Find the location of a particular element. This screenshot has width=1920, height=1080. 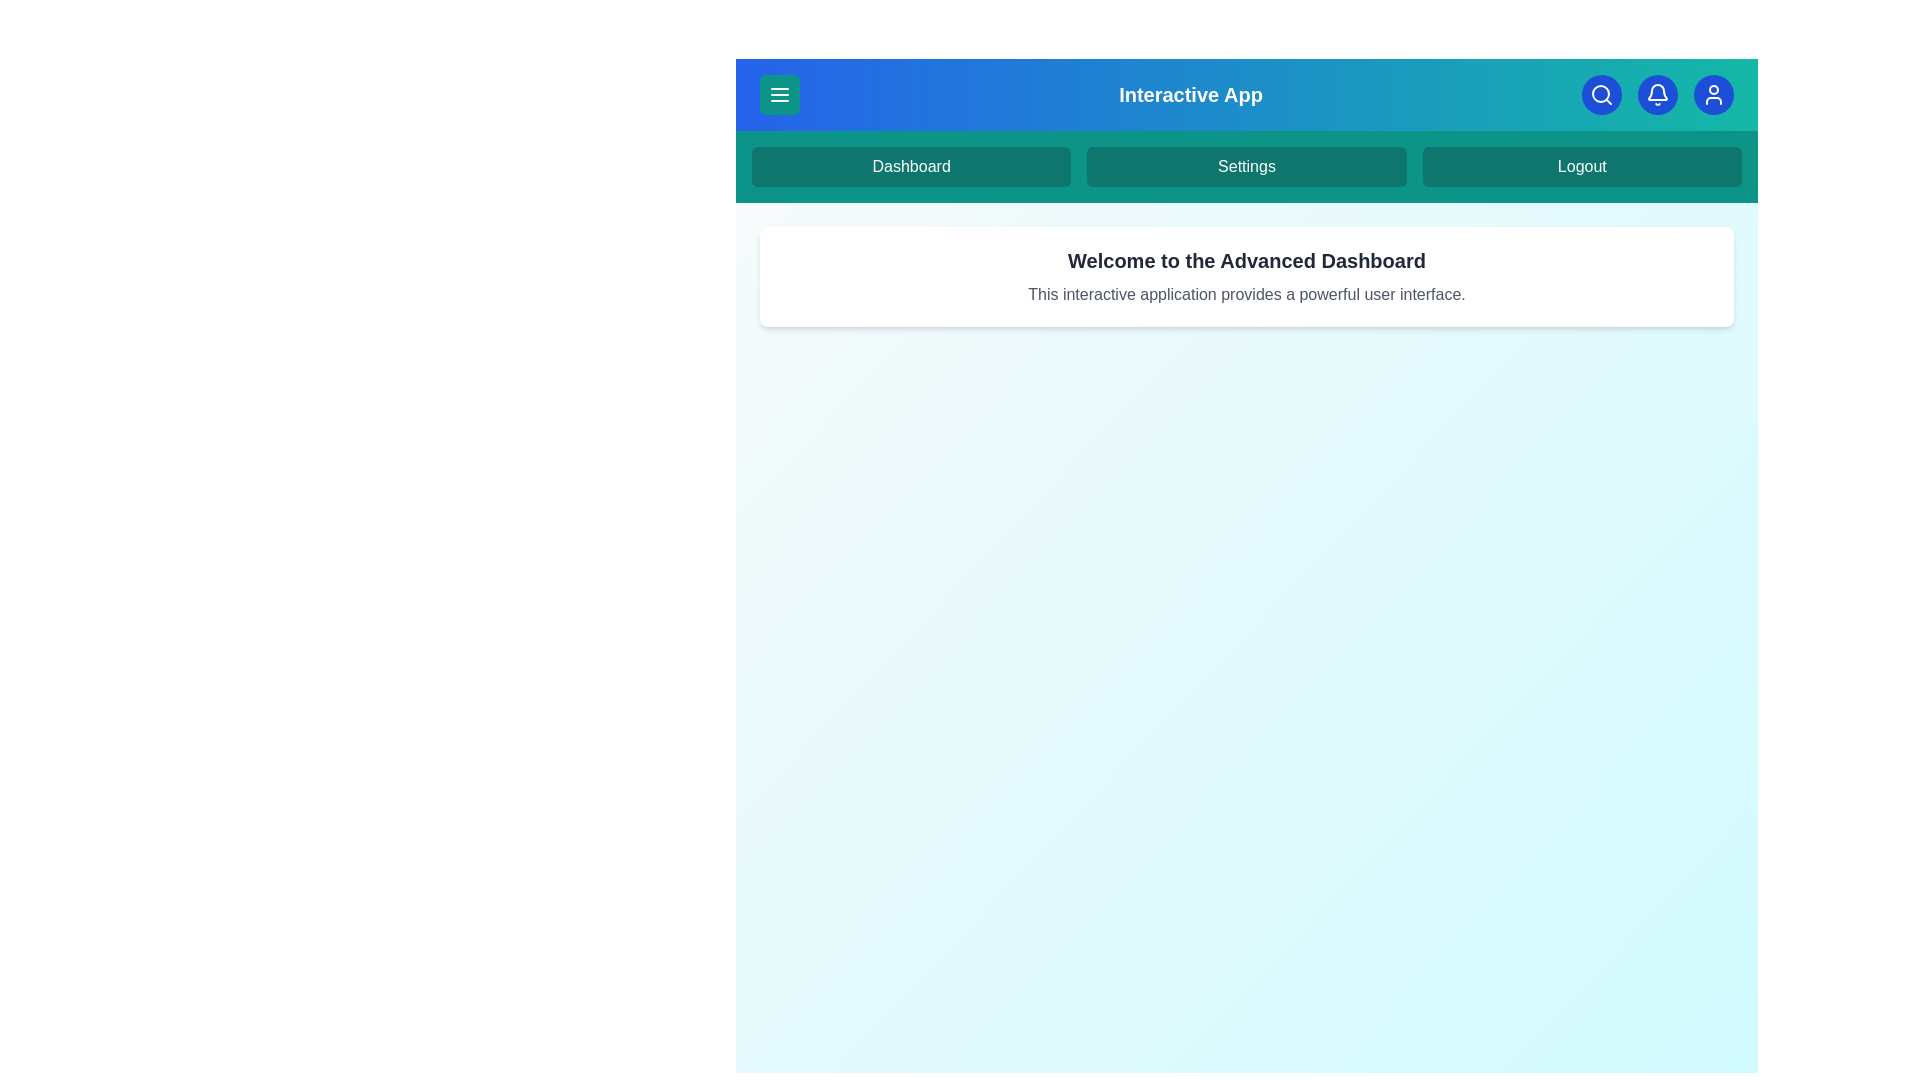

the menu button to toggle the menu visibility is located at coordinates (778, 95).